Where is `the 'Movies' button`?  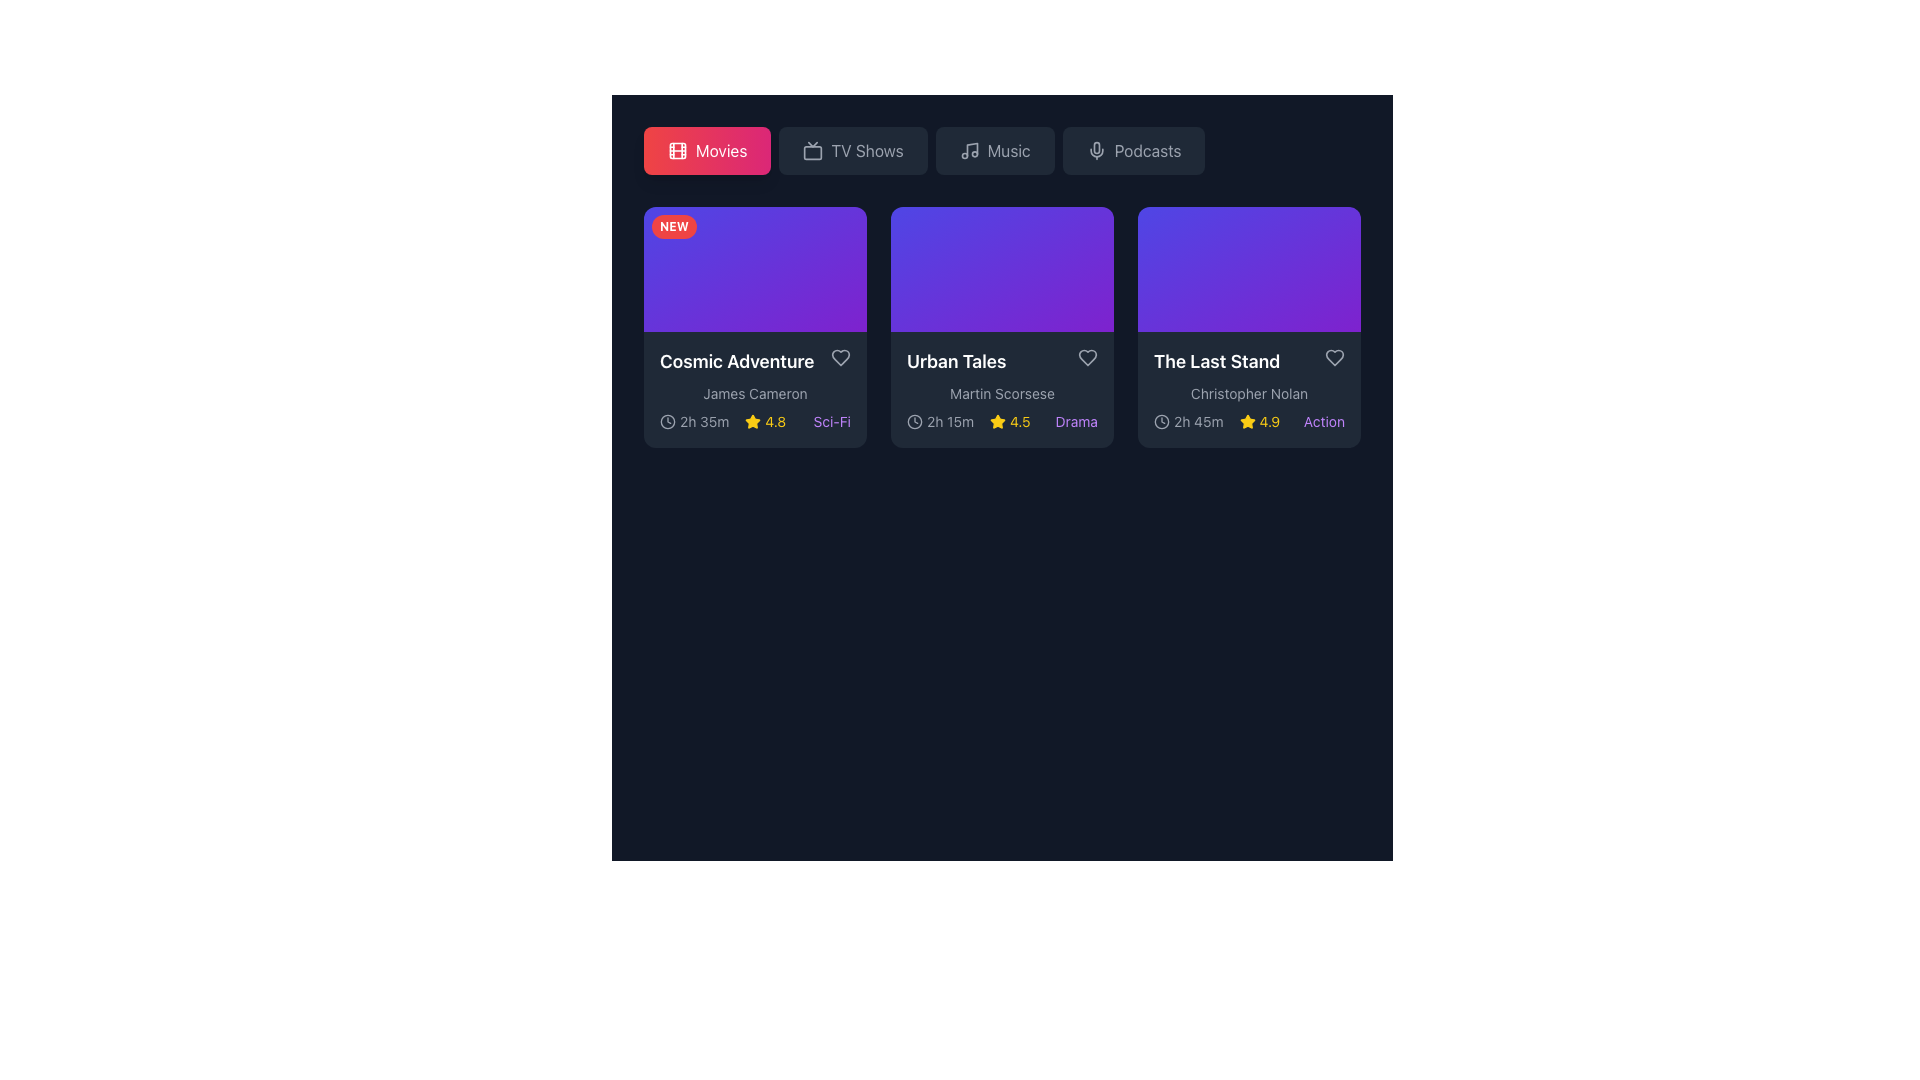 the 'Movies' button is located at coordinates (707, 149).